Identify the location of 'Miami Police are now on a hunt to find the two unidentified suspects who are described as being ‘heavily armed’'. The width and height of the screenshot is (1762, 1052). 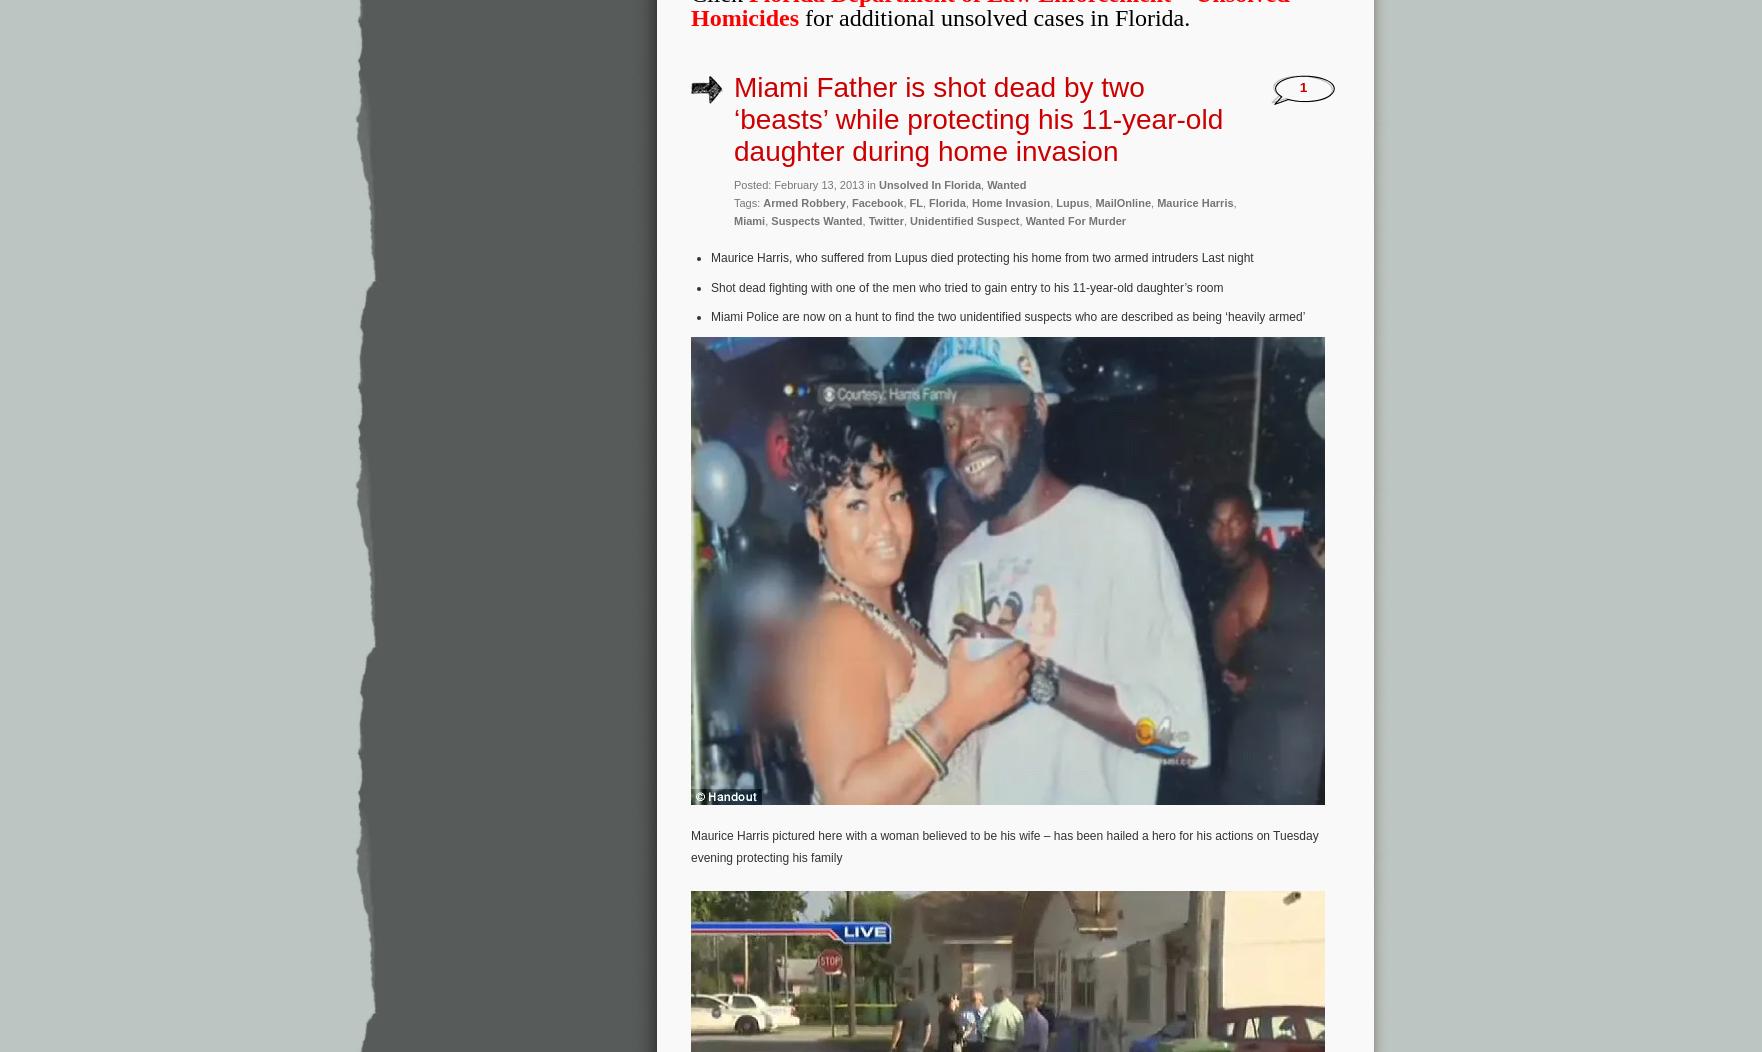
(709, 315).